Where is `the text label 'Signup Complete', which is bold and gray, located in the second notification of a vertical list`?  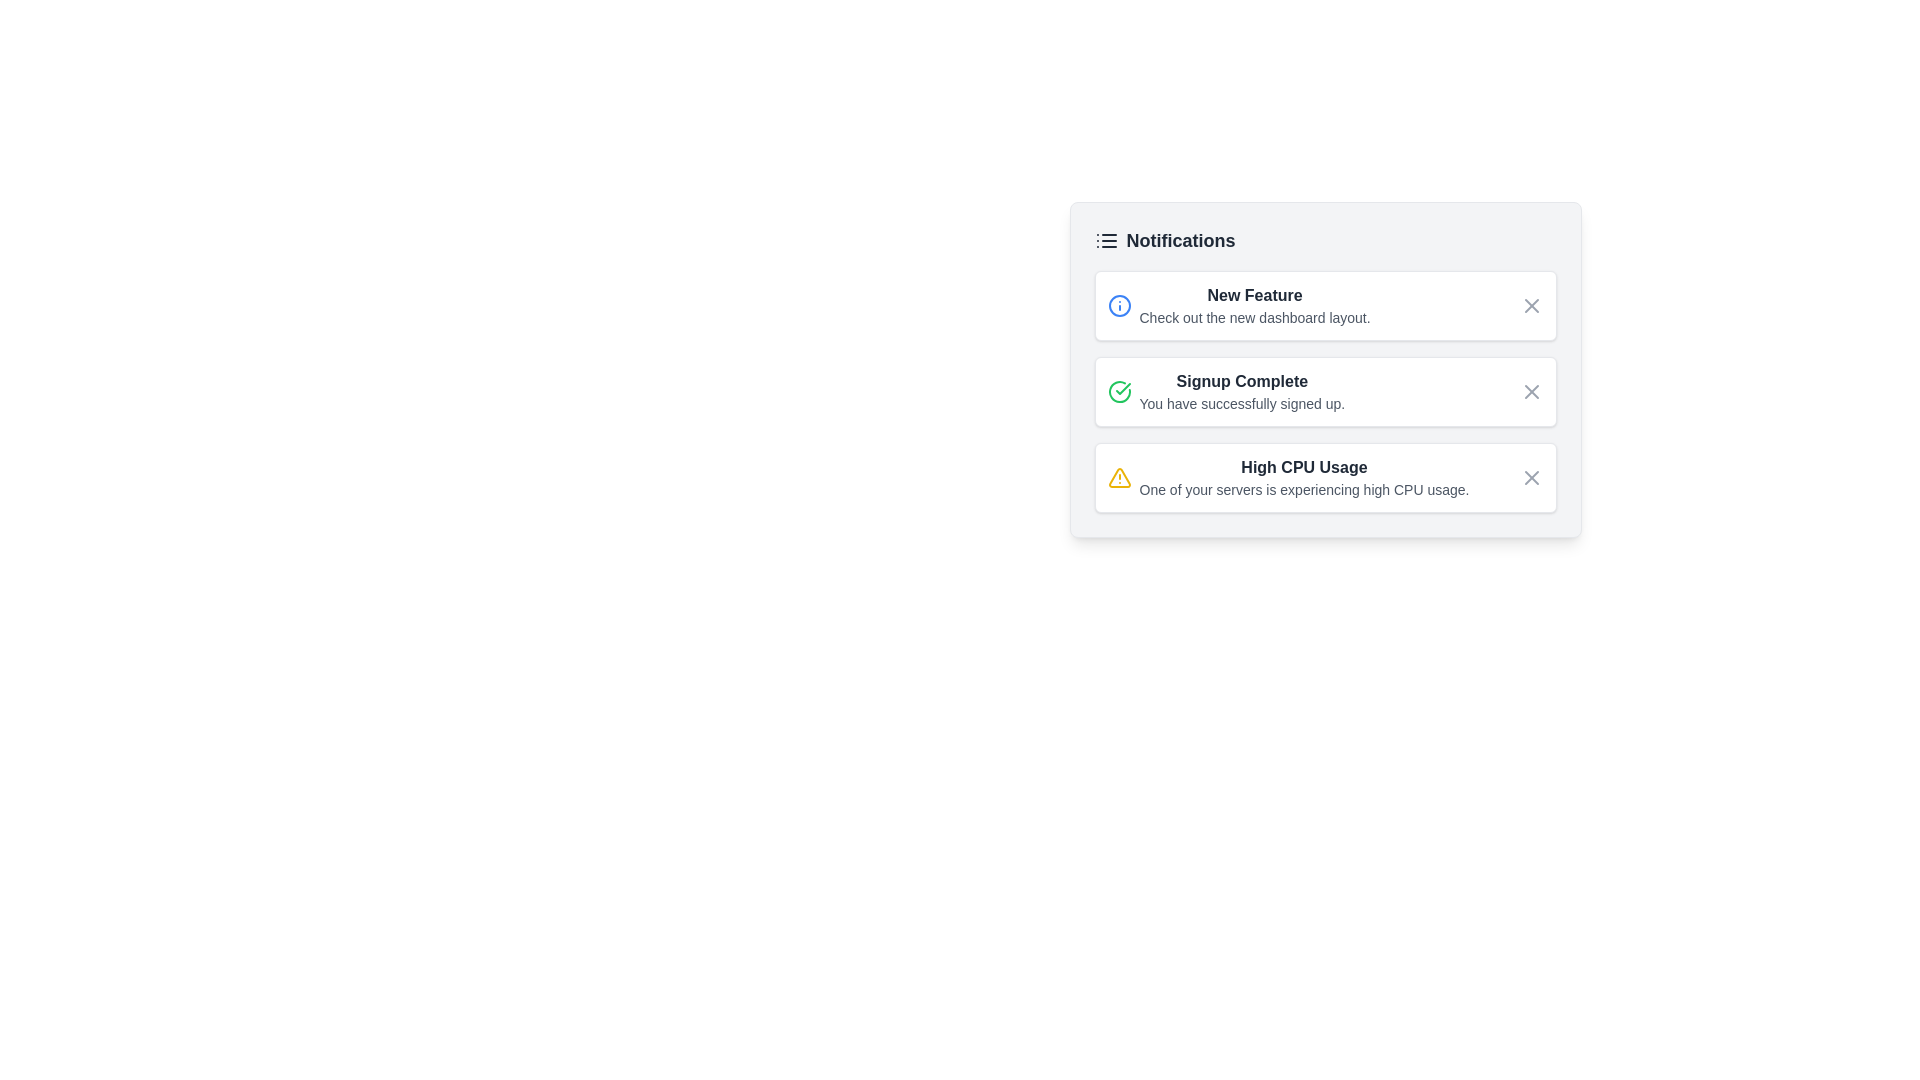 the text label 'Signup Complete', which is bold and gray, located in the second notification of a vertical list is located at coordinates (1241, 381).